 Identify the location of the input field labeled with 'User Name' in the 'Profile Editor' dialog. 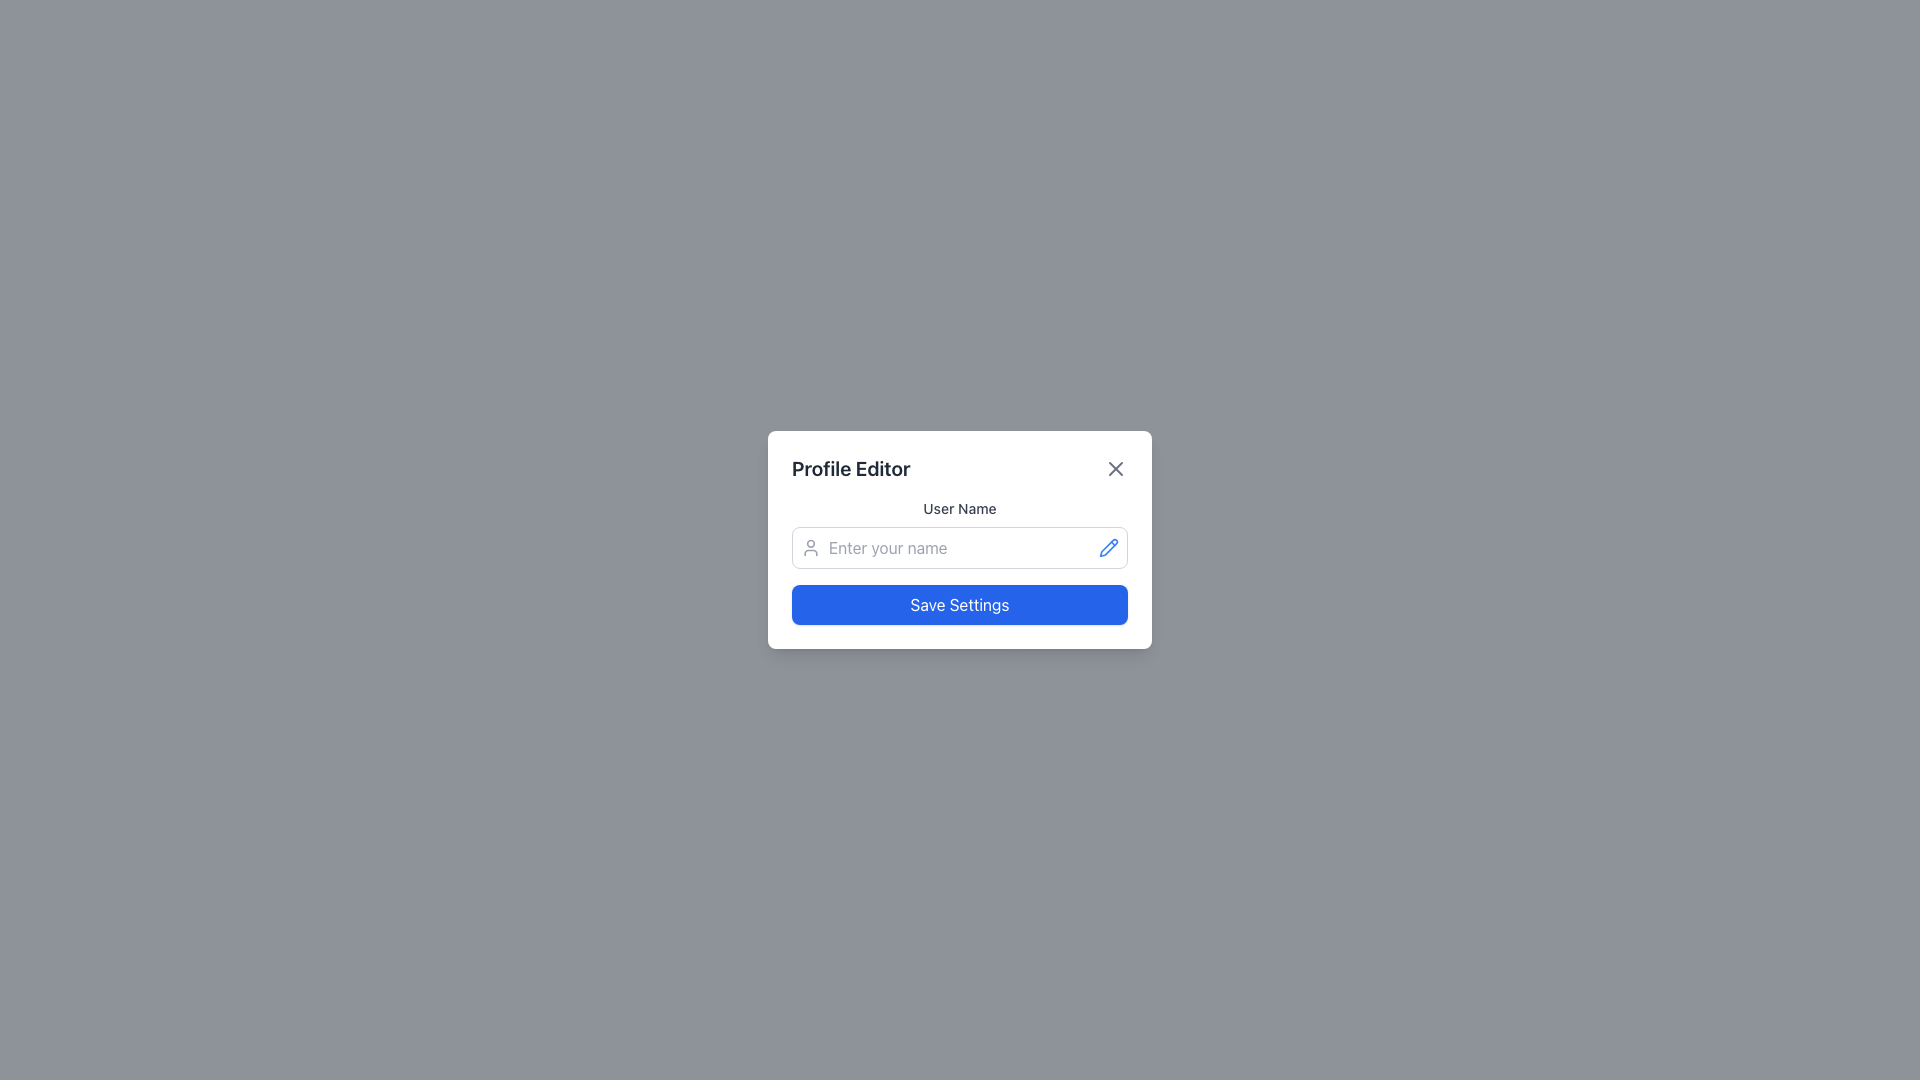
(960, 547).